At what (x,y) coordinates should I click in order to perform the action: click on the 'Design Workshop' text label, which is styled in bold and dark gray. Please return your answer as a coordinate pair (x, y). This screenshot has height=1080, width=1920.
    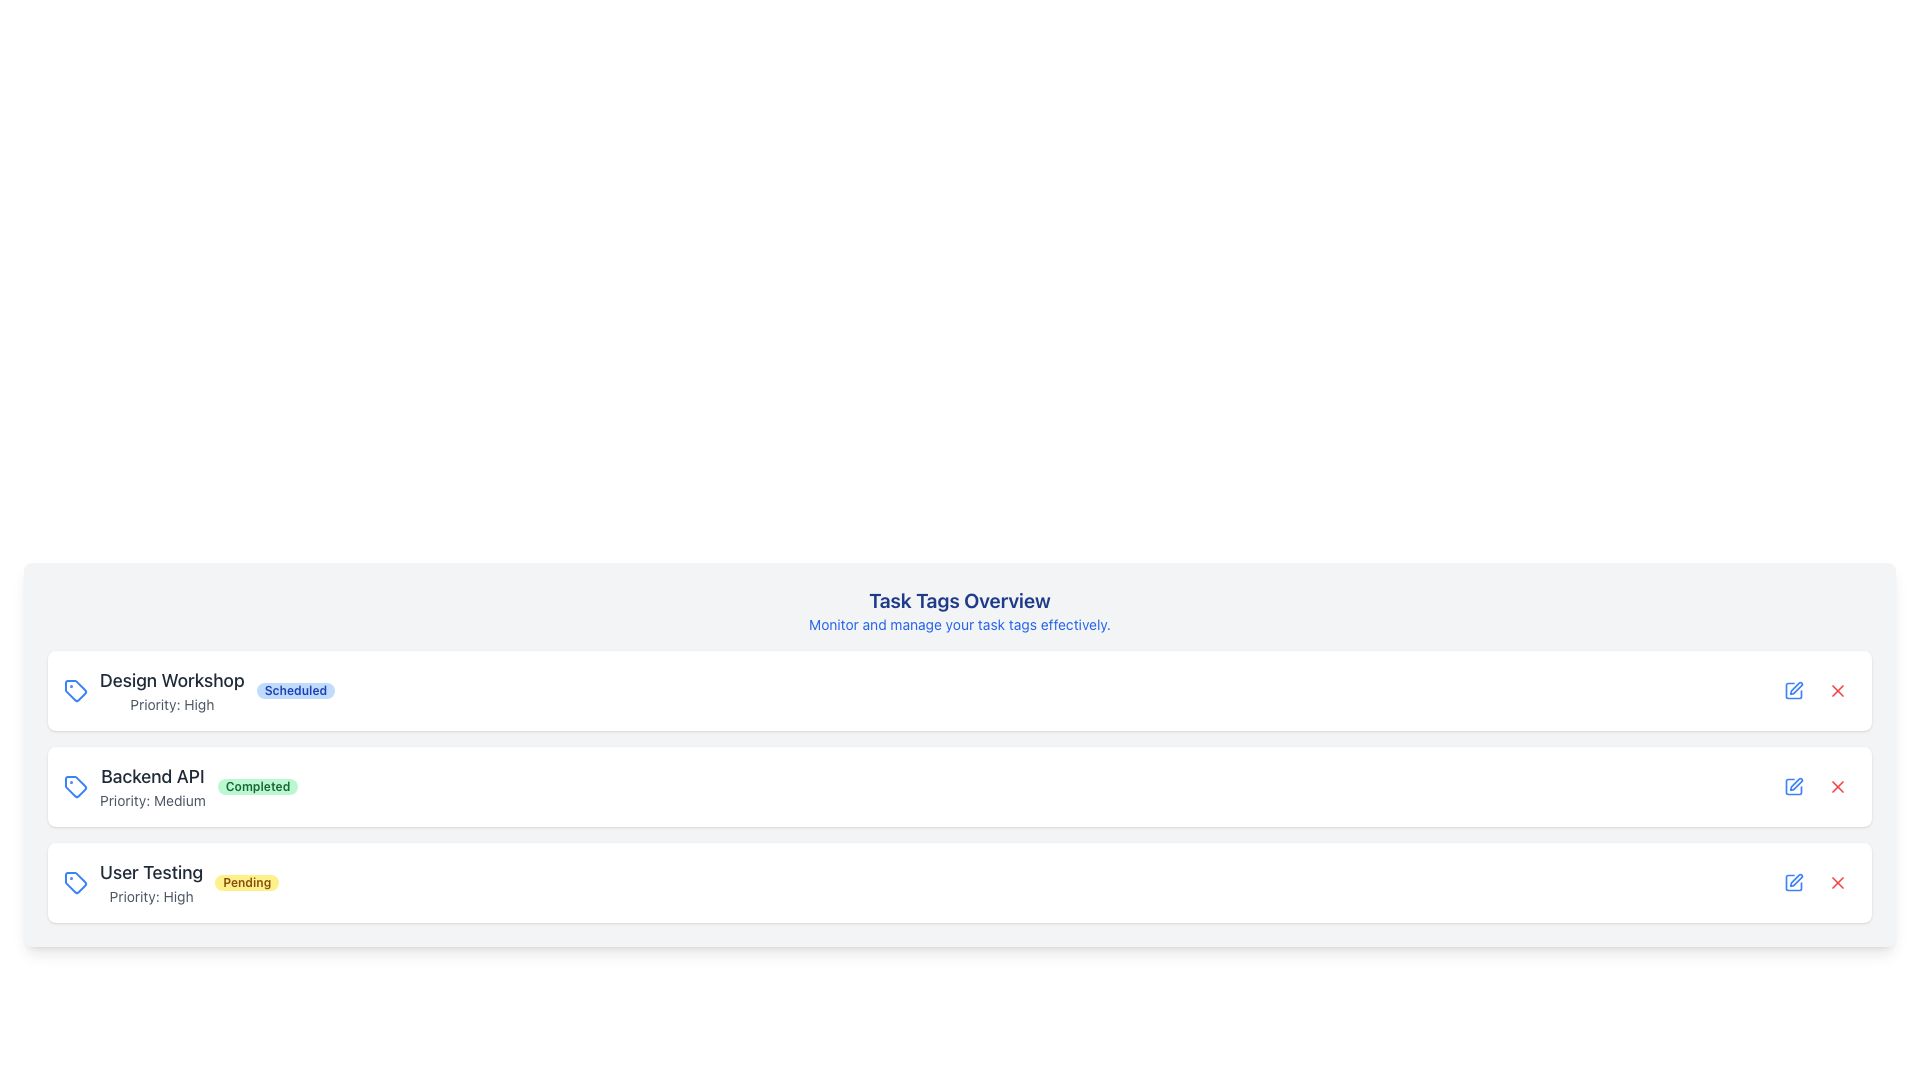
    Looking at the image, I should click on (172, 680).